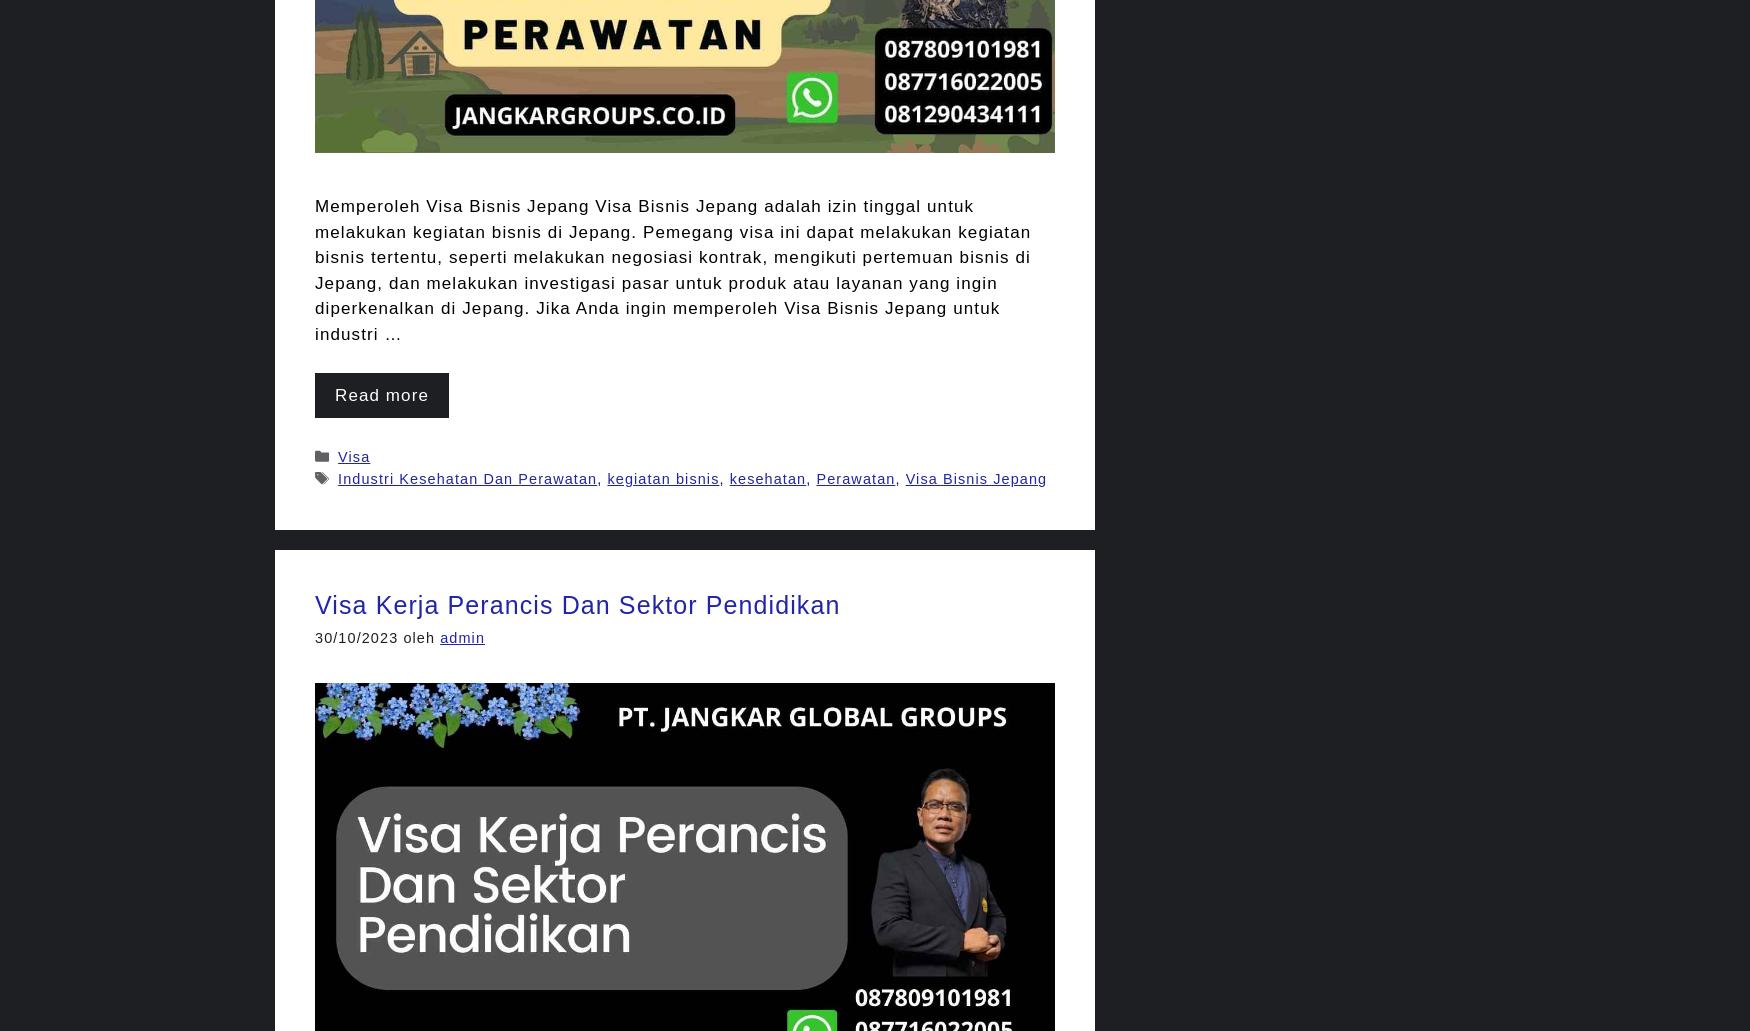 The height and width of the screenshot is (1031, 1750). What do you see at coordinates (975, 477) in the screenshot?
I see `'Visa Bisnis Jepang'` at bounding box center [975, 477].